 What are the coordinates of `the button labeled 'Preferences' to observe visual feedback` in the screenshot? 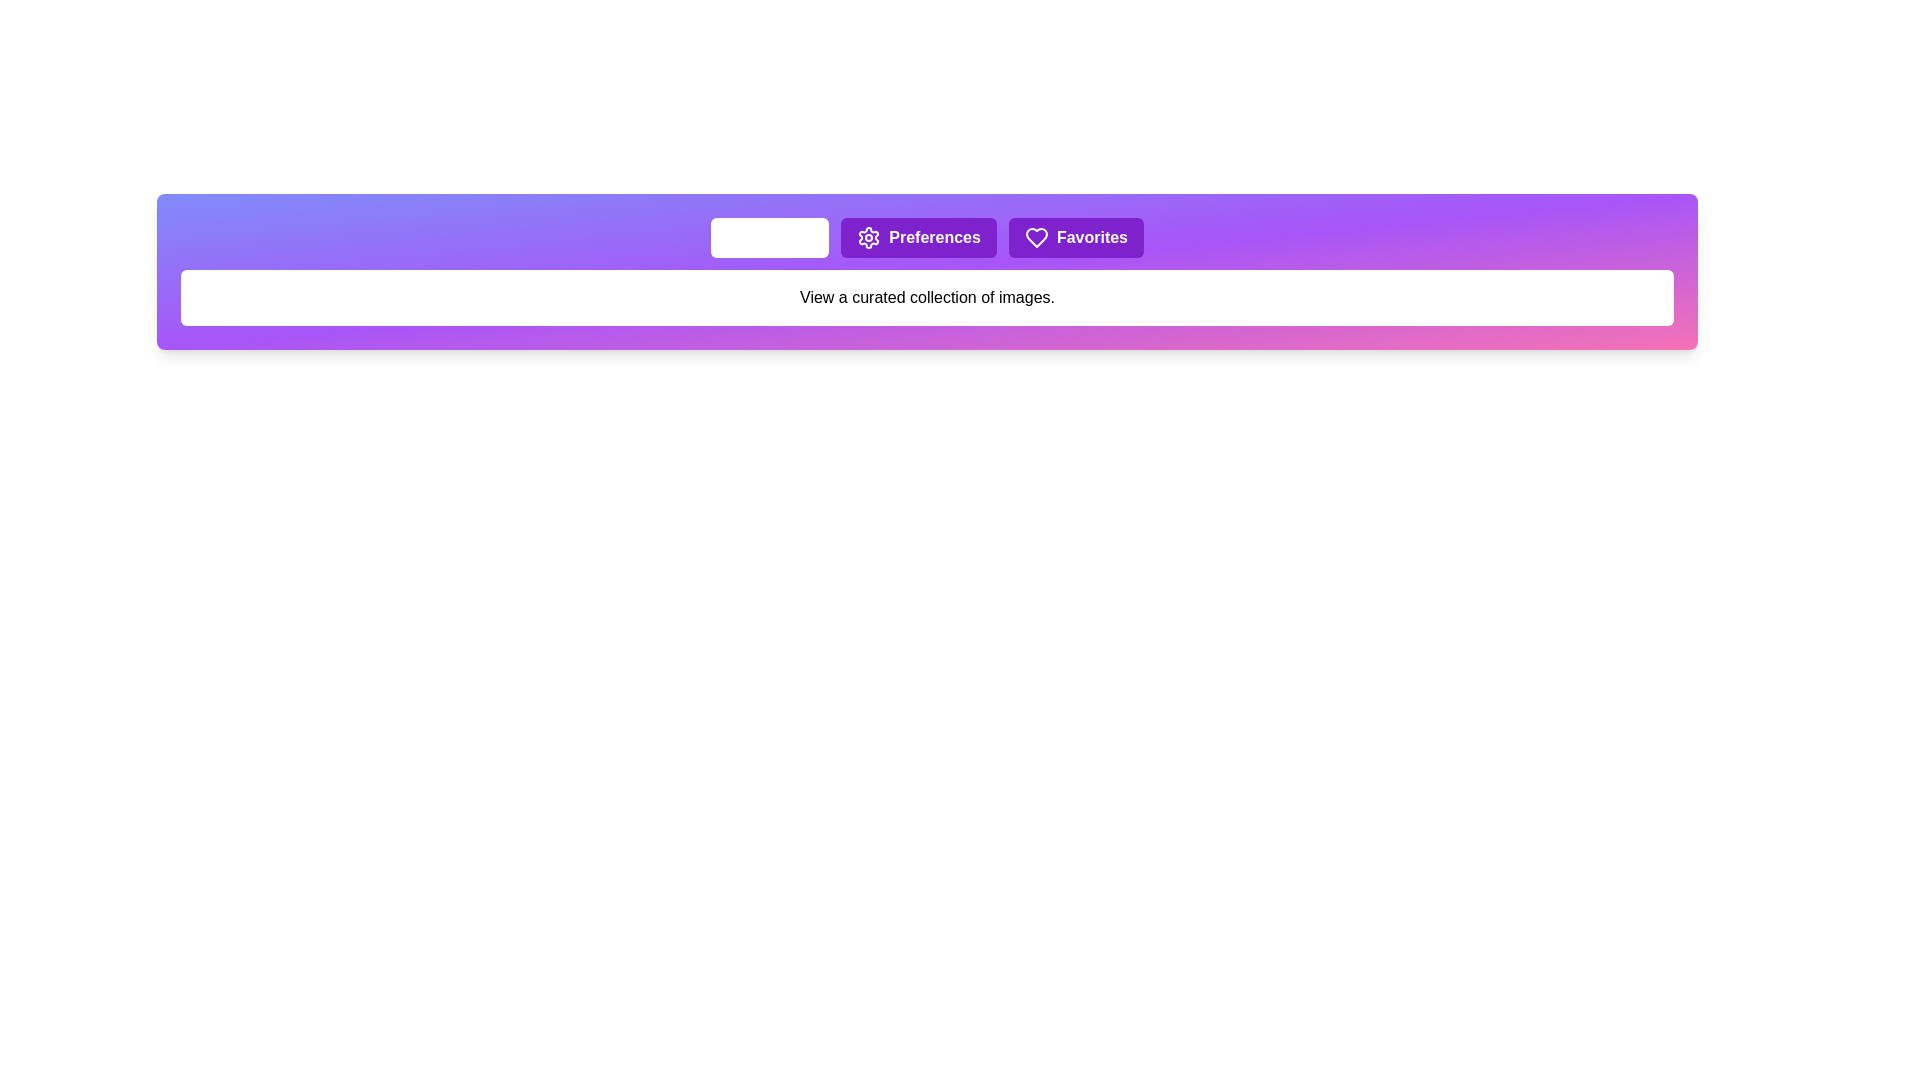 It's located at (917, 237).